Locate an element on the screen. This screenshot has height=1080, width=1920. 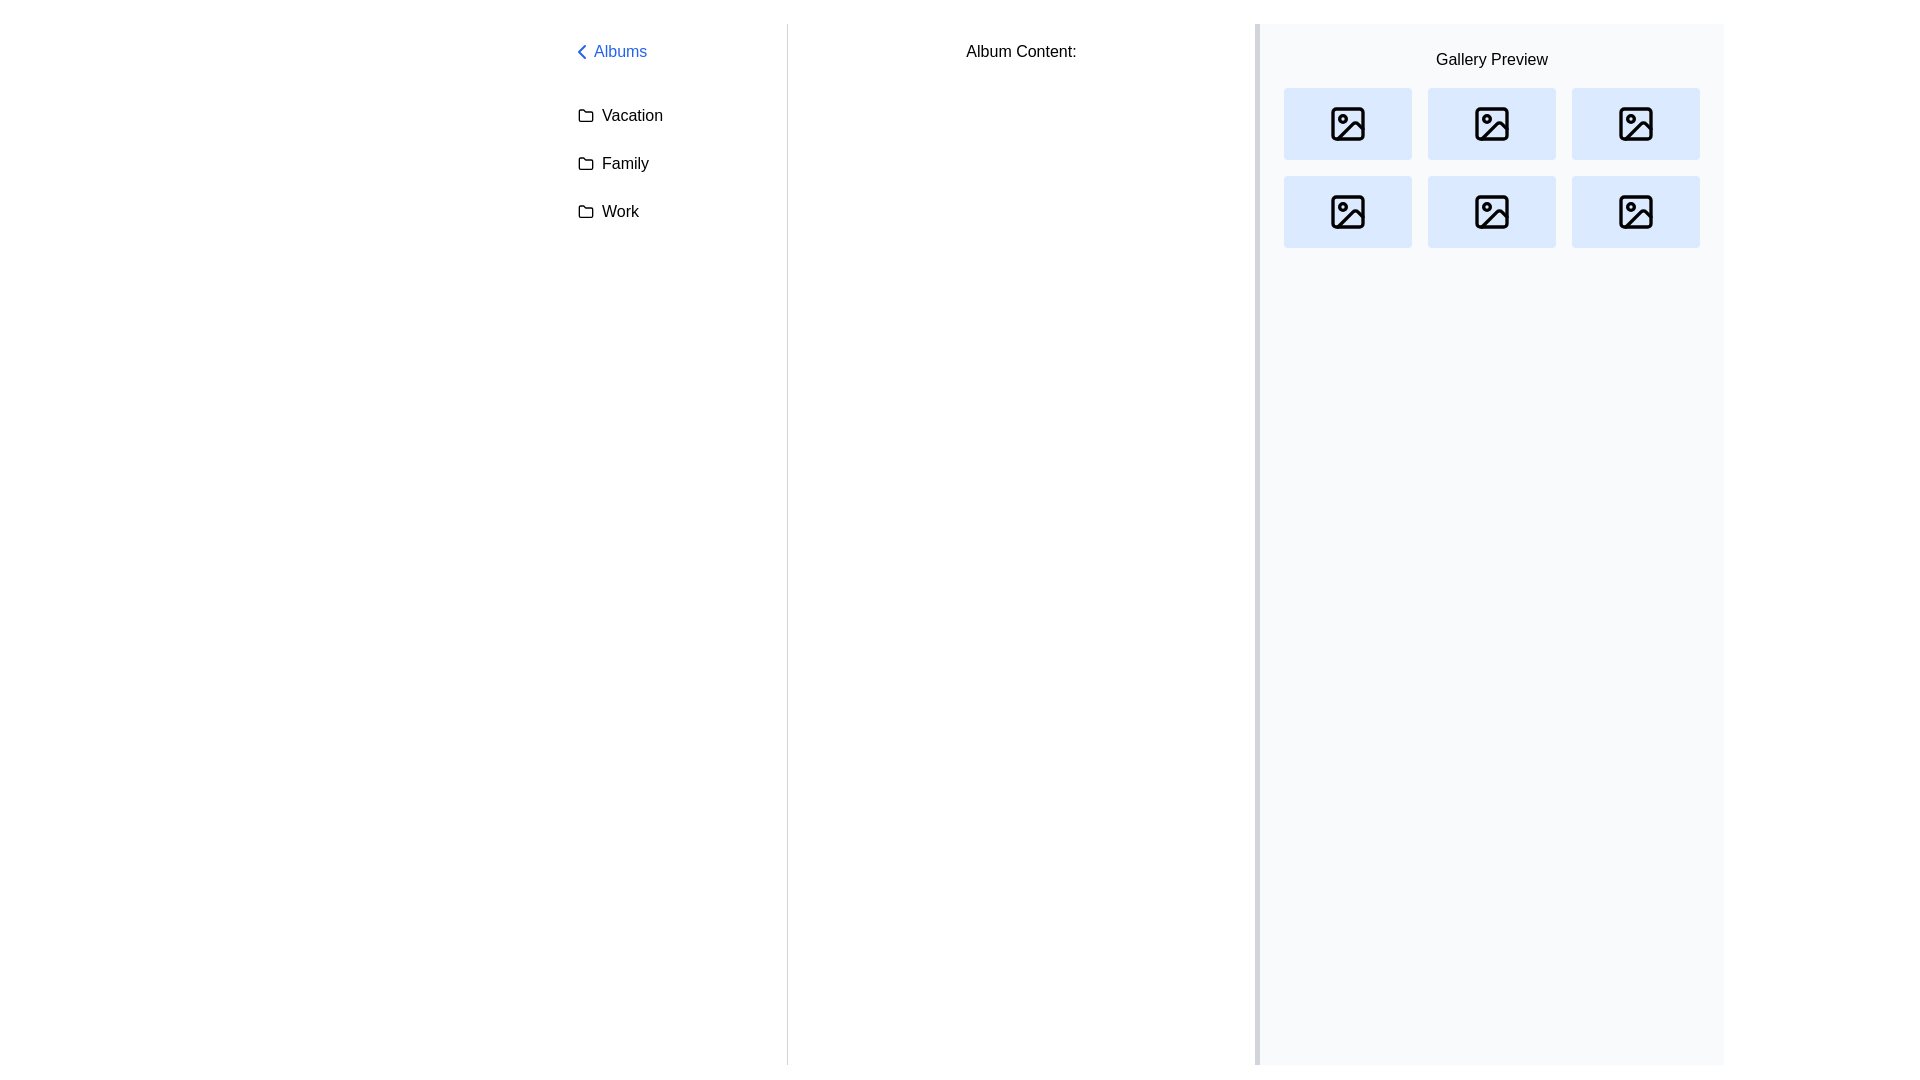
the Decorative folder icon located in the left sidebar navigation area, positioned immediately before the 'Vacation' label is located at coordinates (584, 115).